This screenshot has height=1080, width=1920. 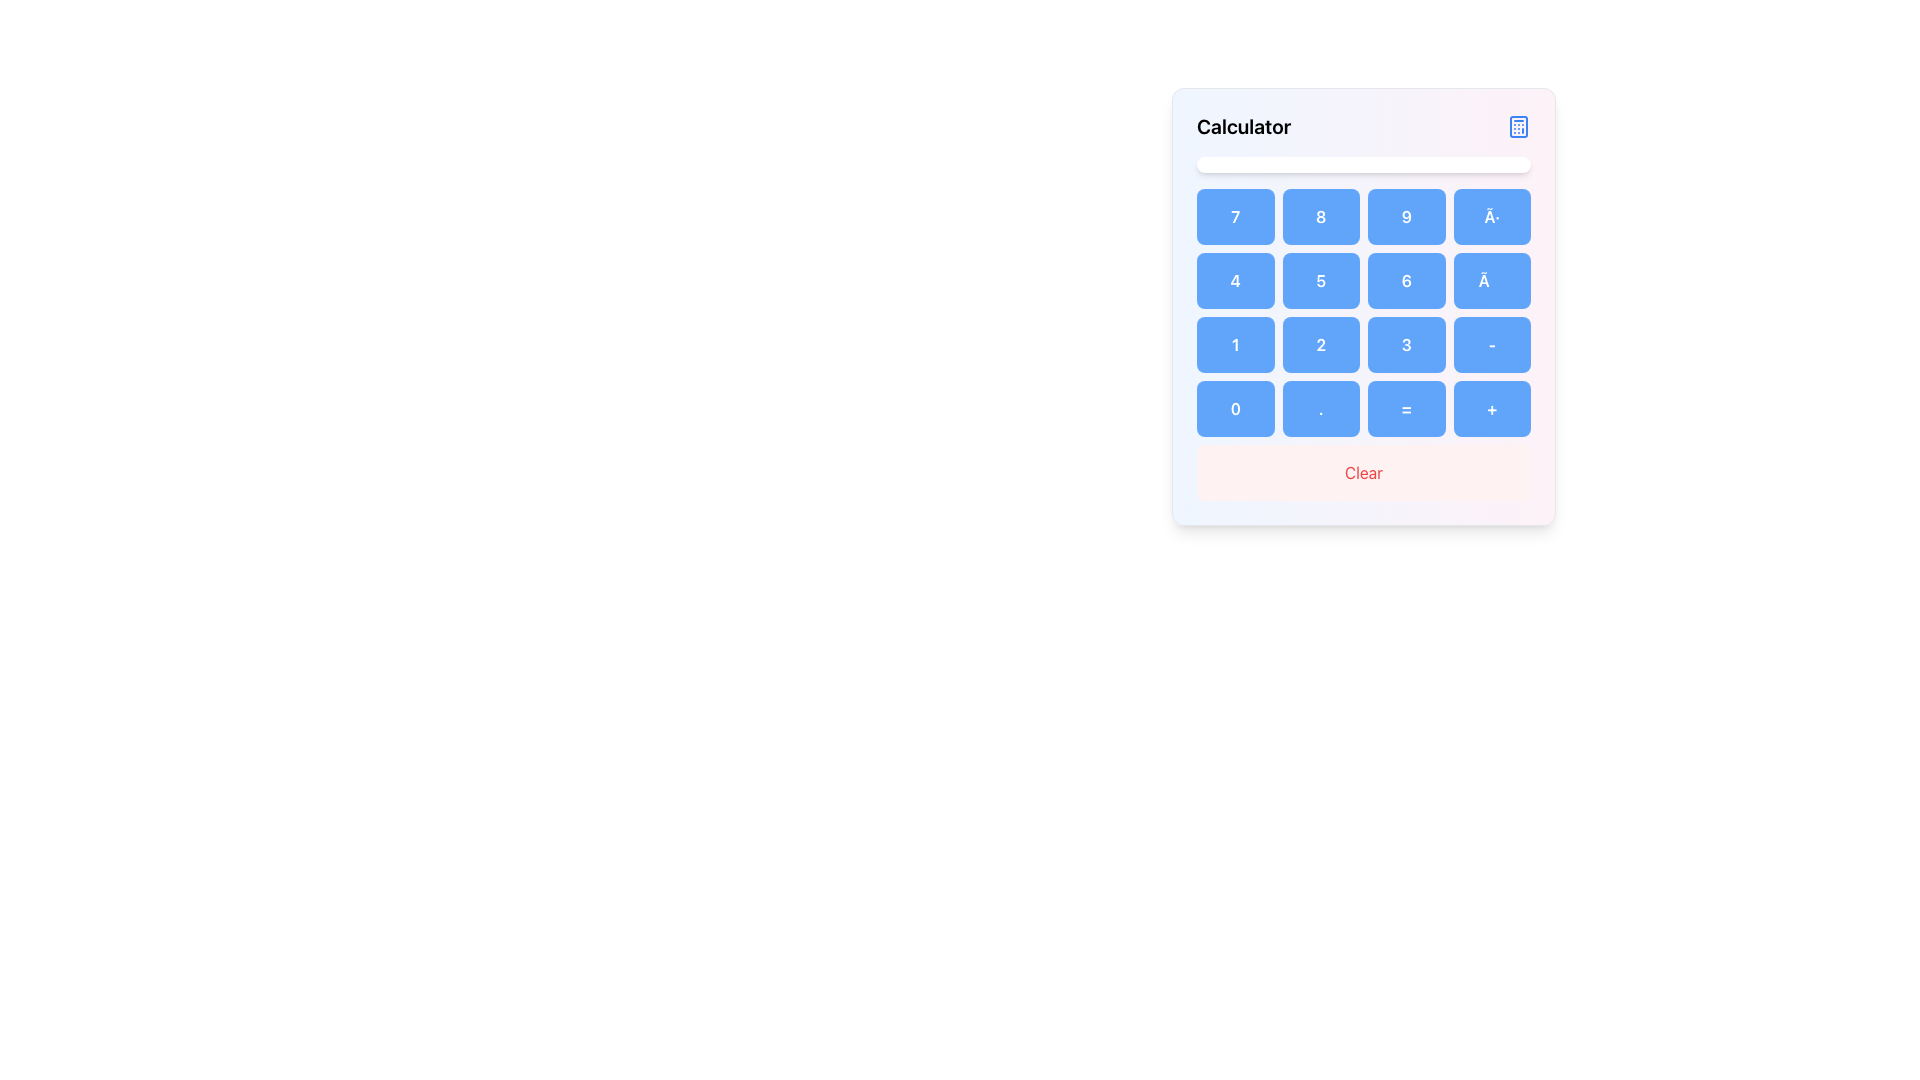 What do you see at coordinates (1362, 307) in the screenshot?
I see `the calculator panel, which features a gradient background from blue to pink, rounded corners, and includes the title 'Calculator' at the top` at bounding box center [1362, 307].